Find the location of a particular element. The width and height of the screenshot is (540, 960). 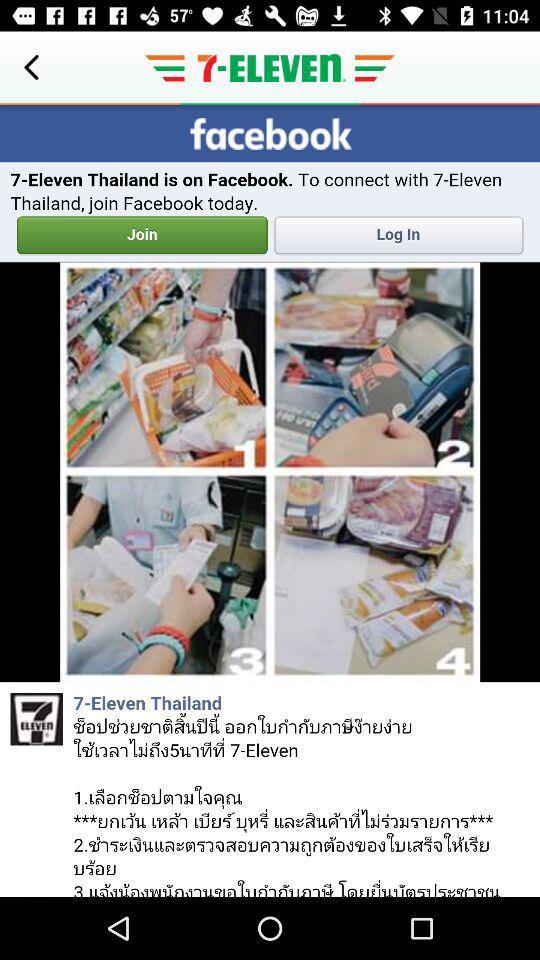

go back is located at coordinates (30, 68).